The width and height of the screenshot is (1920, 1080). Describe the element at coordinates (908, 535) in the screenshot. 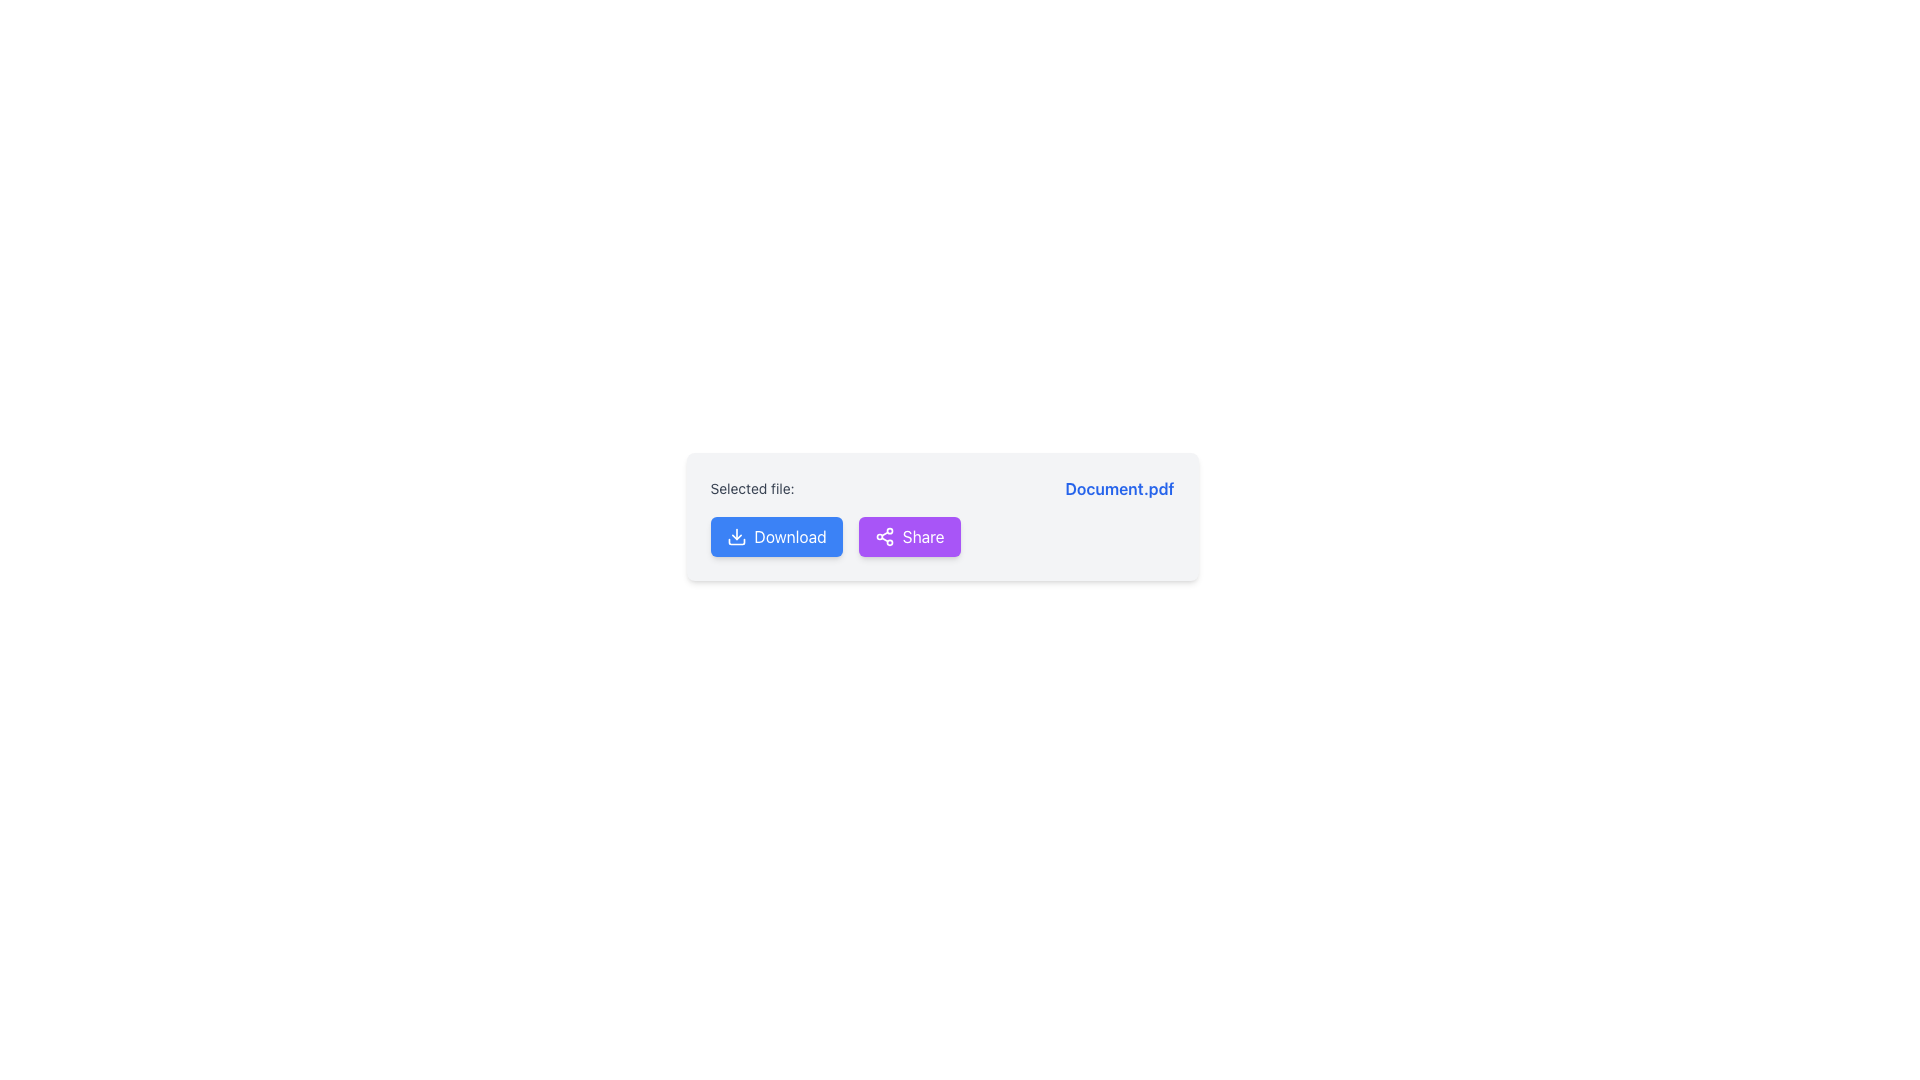

I see `the sharing button located to the right of the blue 'Download' button in the interface to highlight it for accessibility` at that location.